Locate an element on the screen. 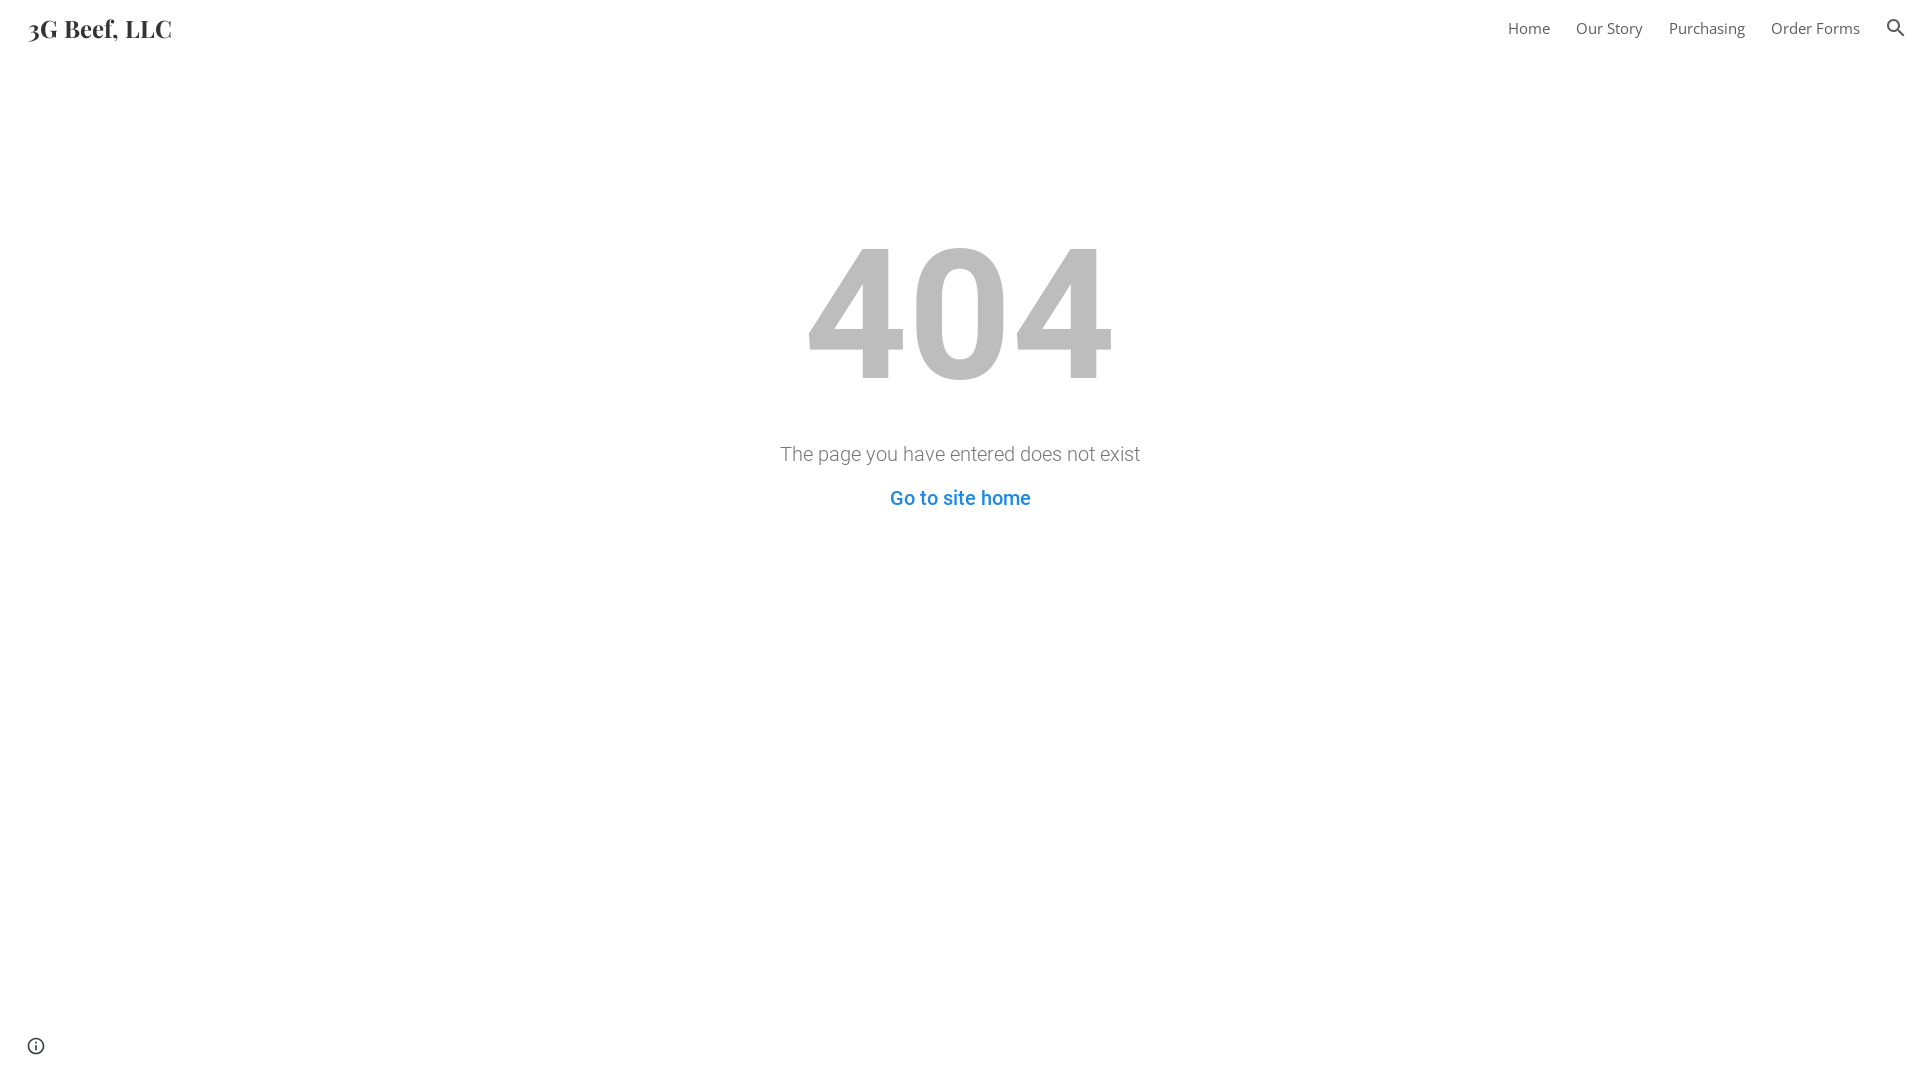  'Our Story' is located at coordinates (1609, 27).